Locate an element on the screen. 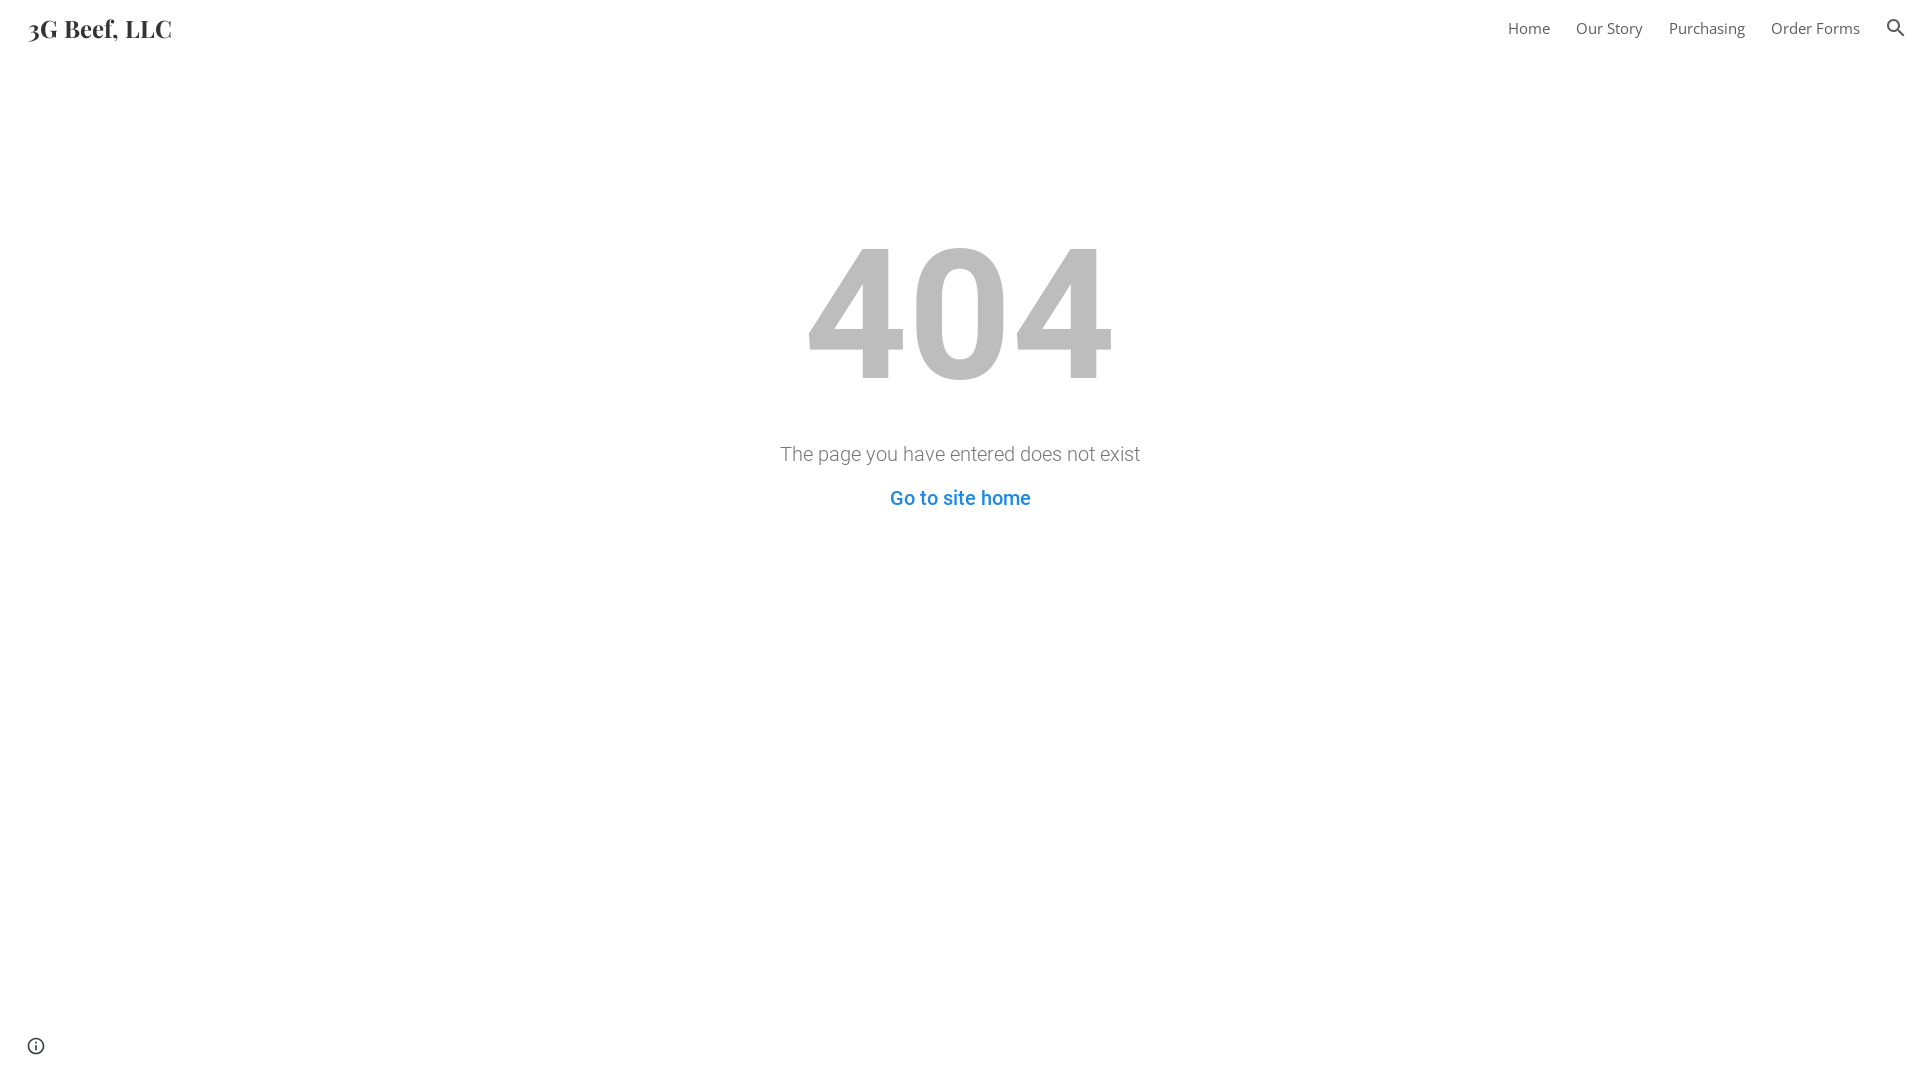  'Our Story' is located at coordinates (1609, 27).